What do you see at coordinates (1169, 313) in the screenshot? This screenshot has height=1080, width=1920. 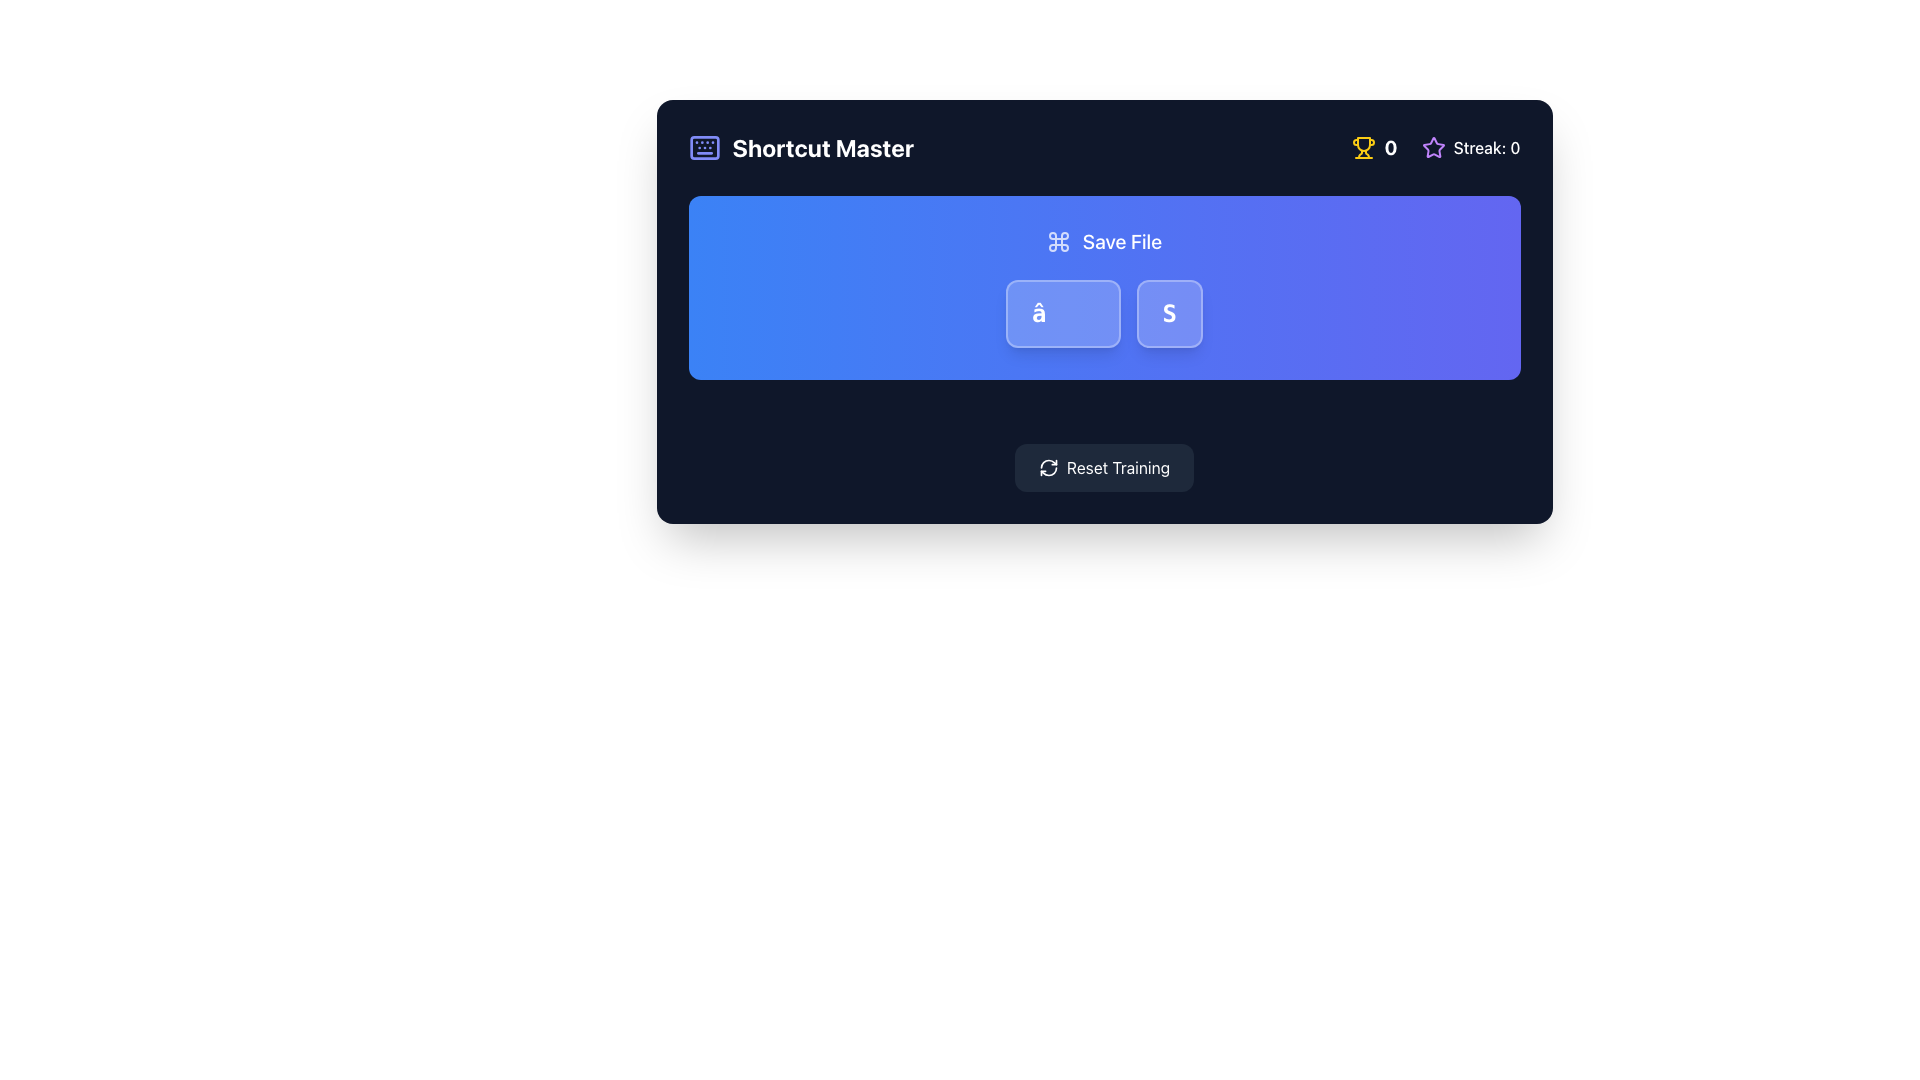 I see `the square button with rounded corners that has the letter 'S' in bold sans-serif font, located in the blue rectangular area labeled 'Save File'` at bounding box center [1169, 313].